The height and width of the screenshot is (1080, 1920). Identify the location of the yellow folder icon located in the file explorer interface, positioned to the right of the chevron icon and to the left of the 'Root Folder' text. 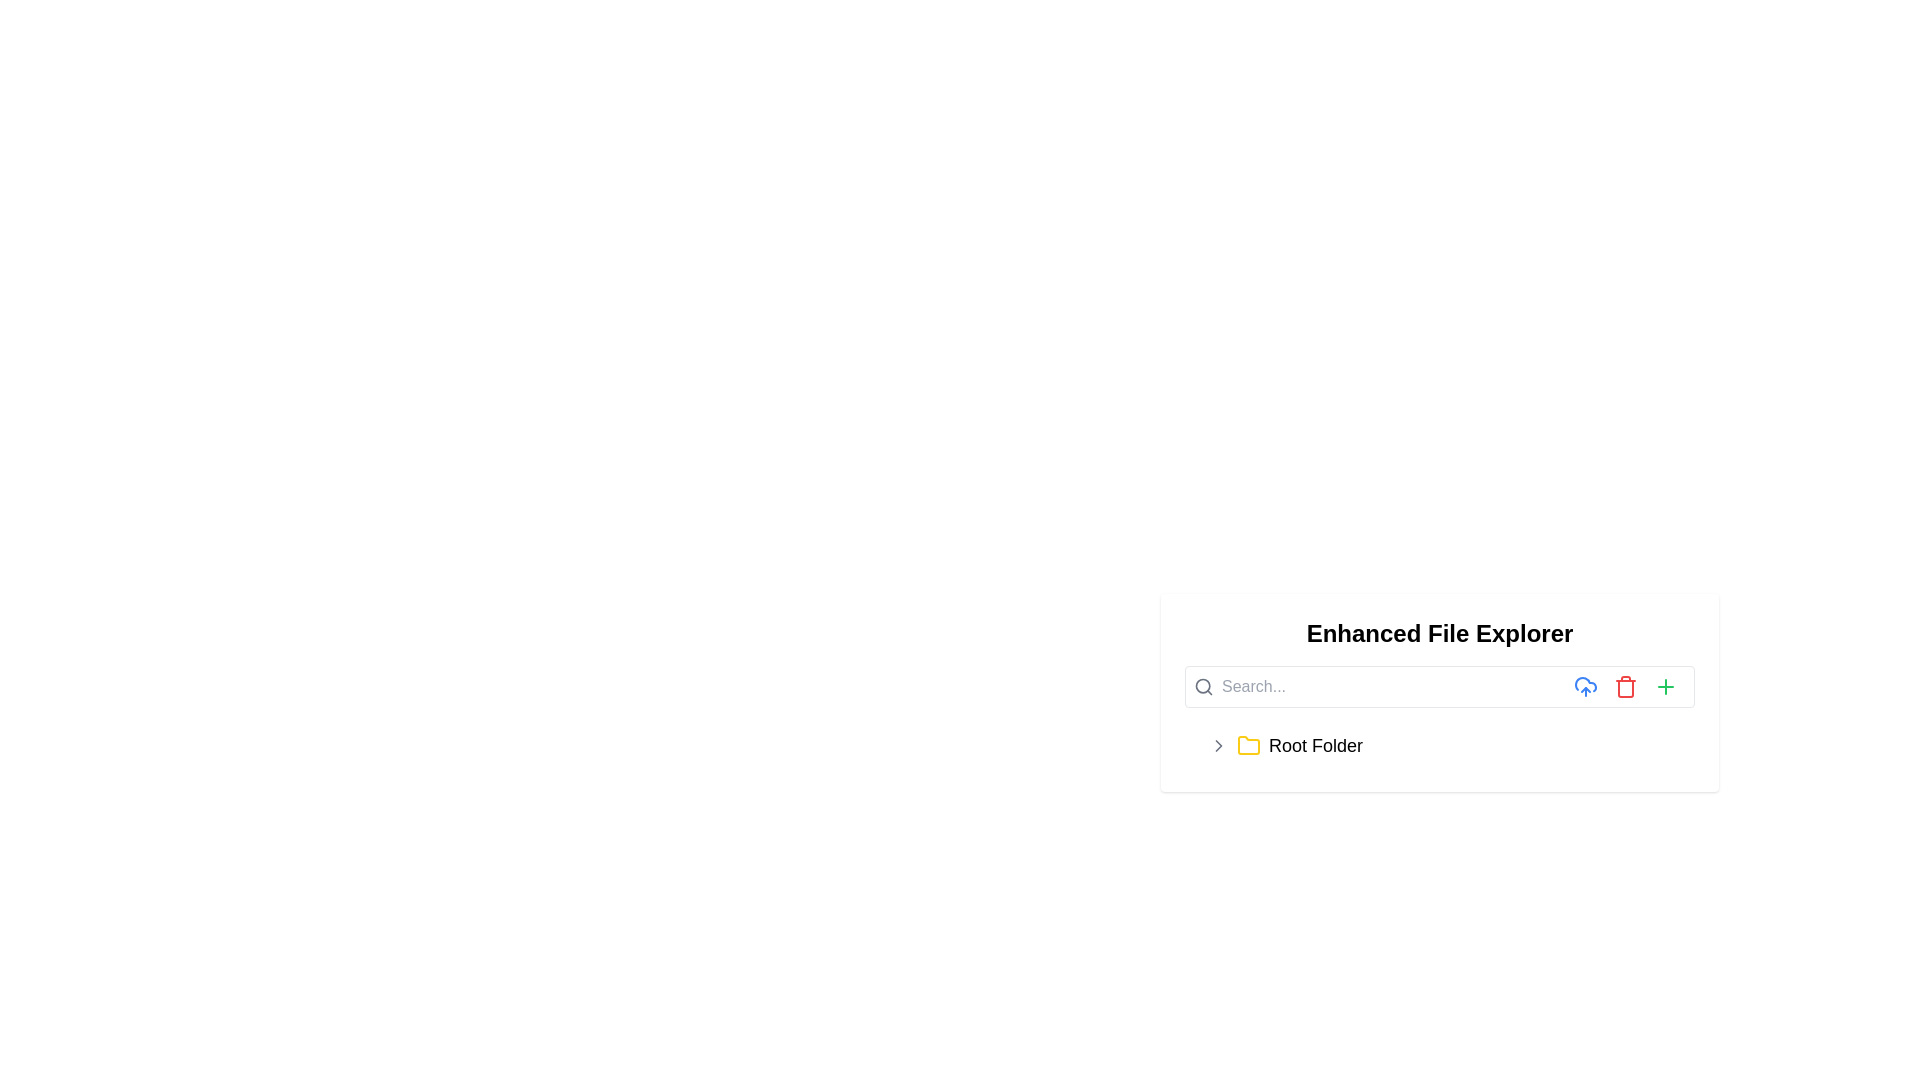
(1247, 745).